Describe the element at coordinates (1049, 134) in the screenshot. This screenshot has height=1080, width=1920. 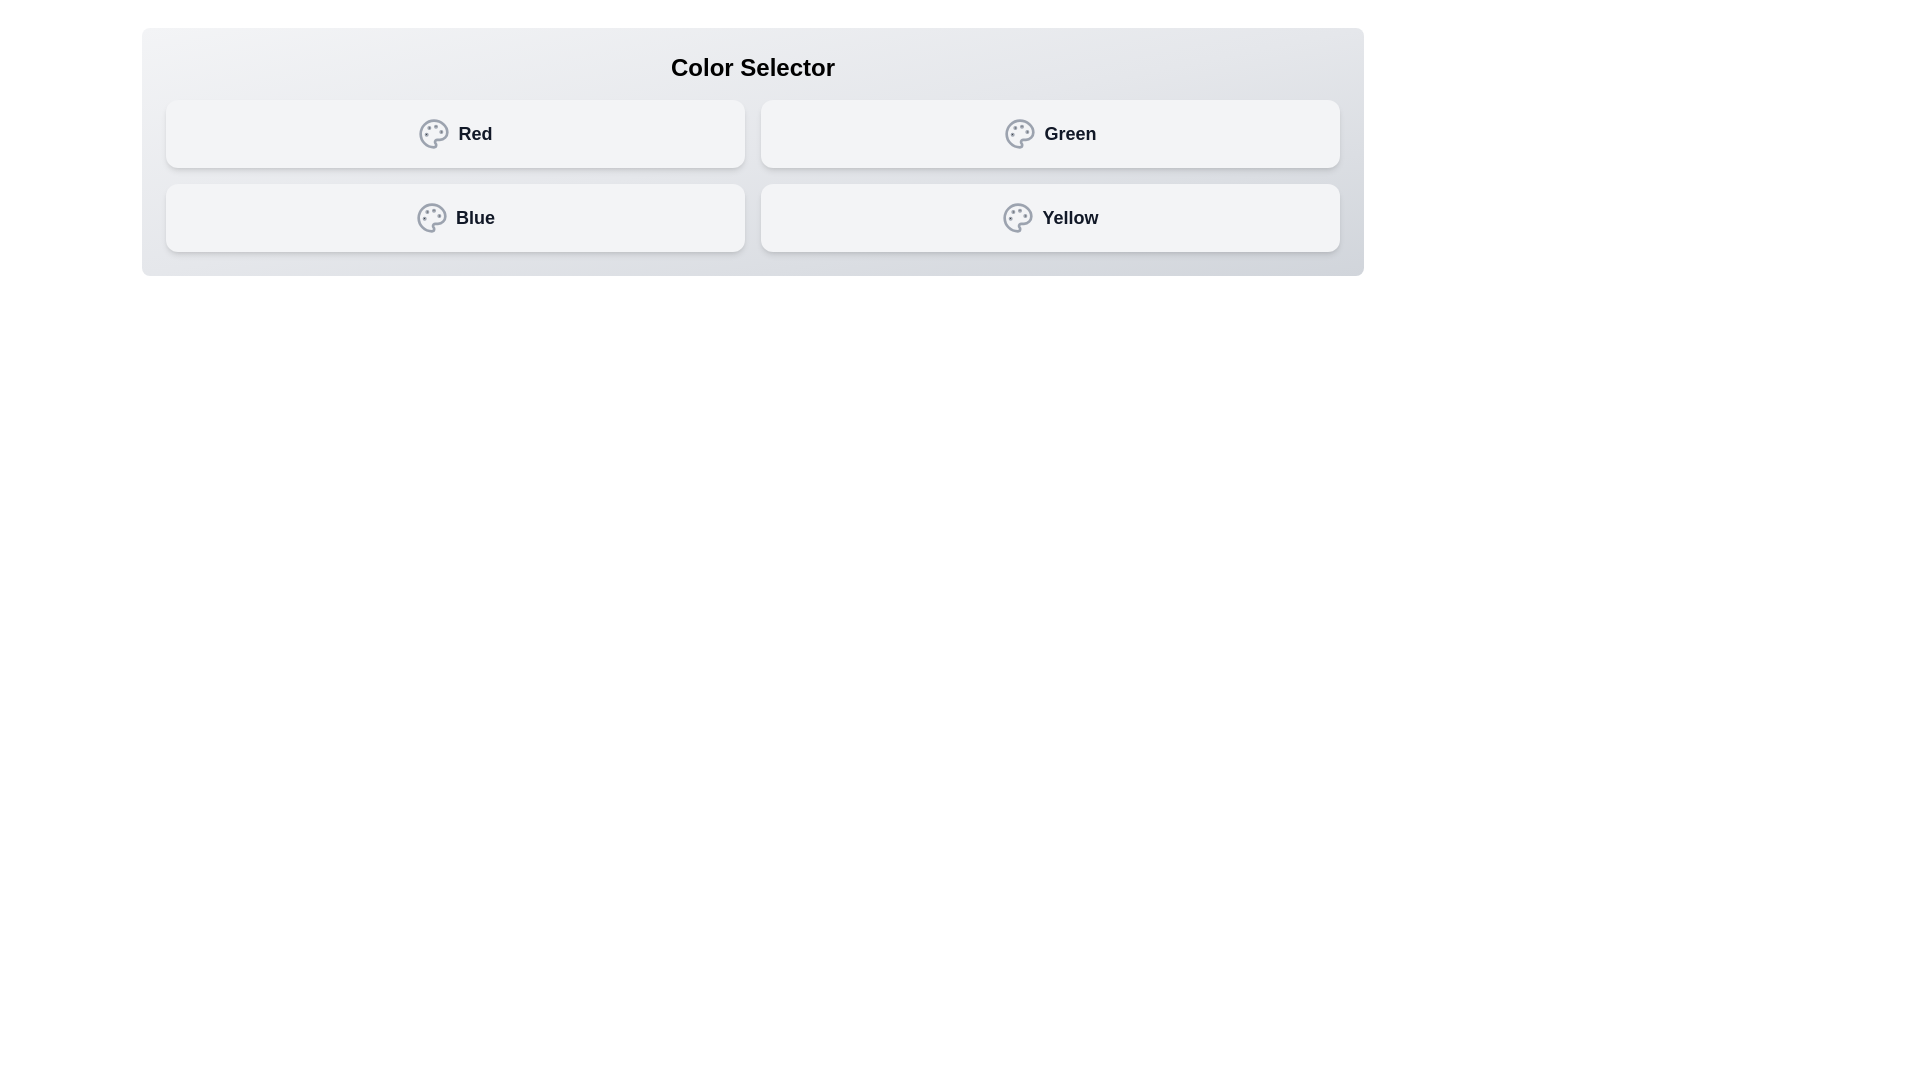
I see `the button labeled Green to observe its hover effect` at that location.